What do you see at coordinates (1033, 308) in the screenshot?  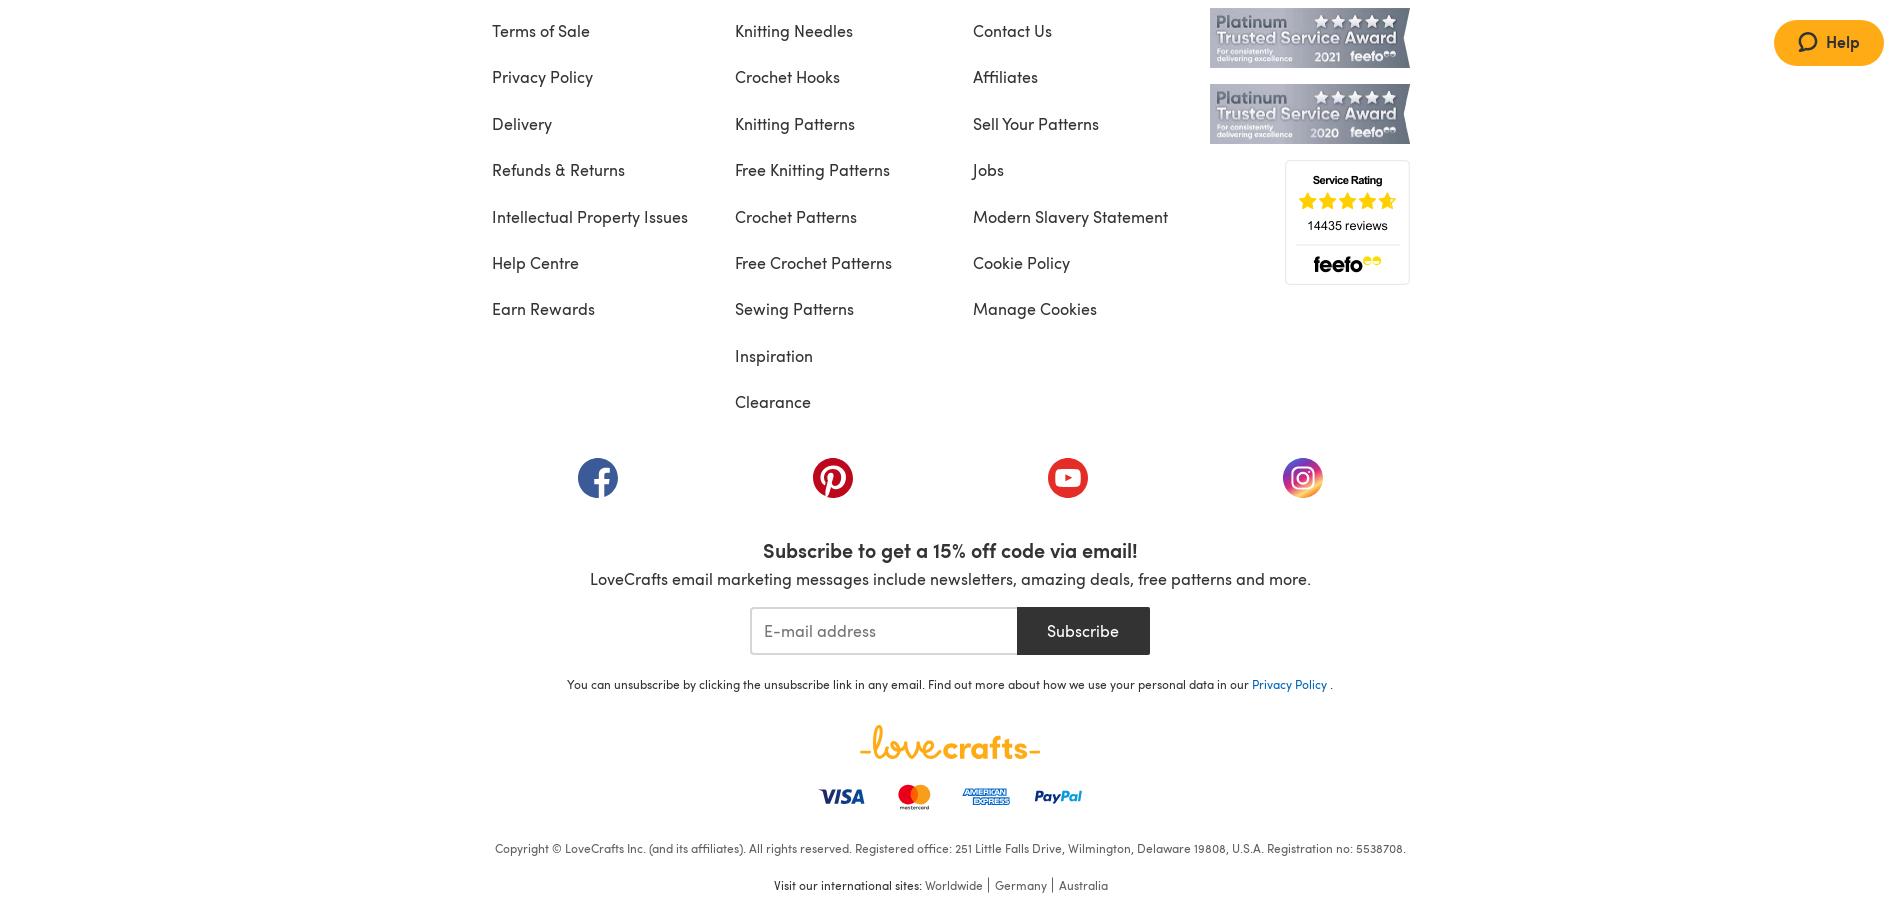 I see `'Manage Cookies'` at bounding box center [1033, 308].